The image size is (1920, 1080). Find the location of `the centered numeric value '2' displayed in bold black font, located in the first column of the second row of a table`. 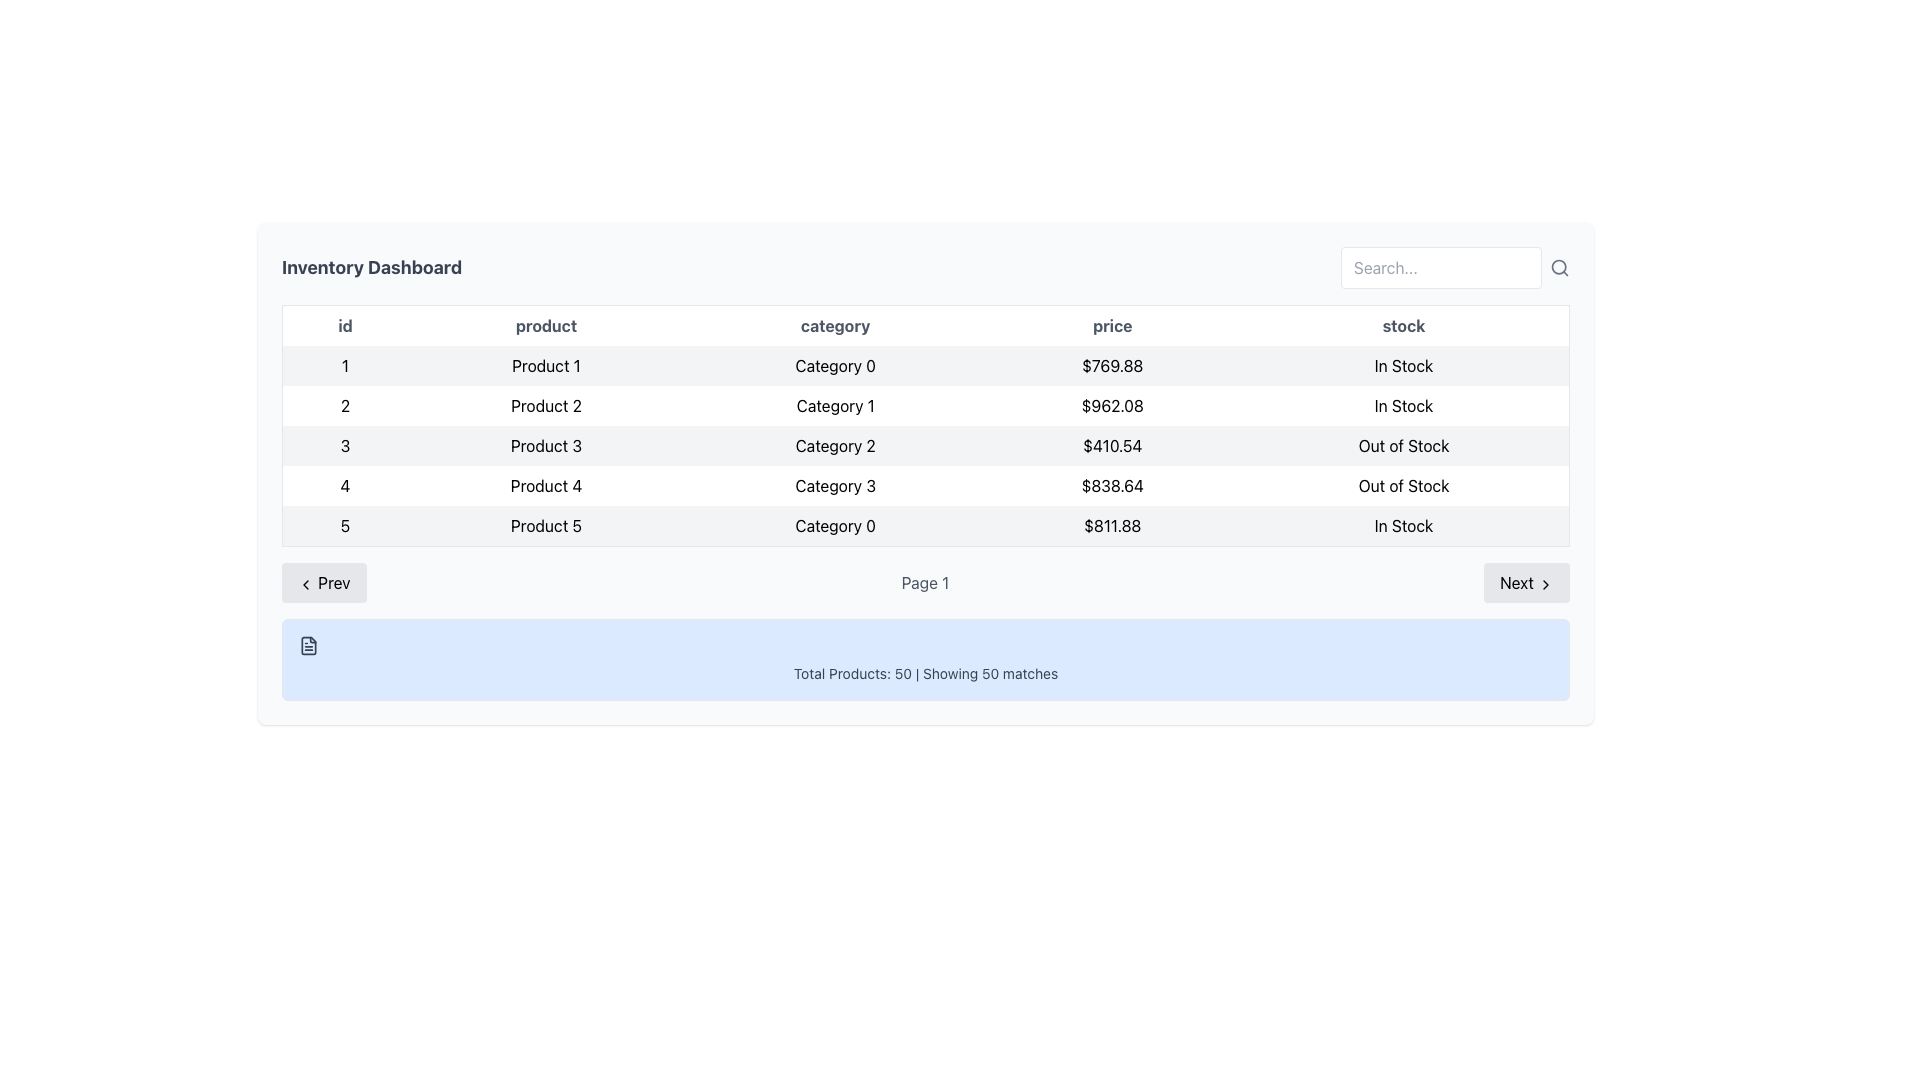

the centered numeric value '2' displayed in bold black font, located in the first column of the second row of a table is located at coordinates (345, 405).